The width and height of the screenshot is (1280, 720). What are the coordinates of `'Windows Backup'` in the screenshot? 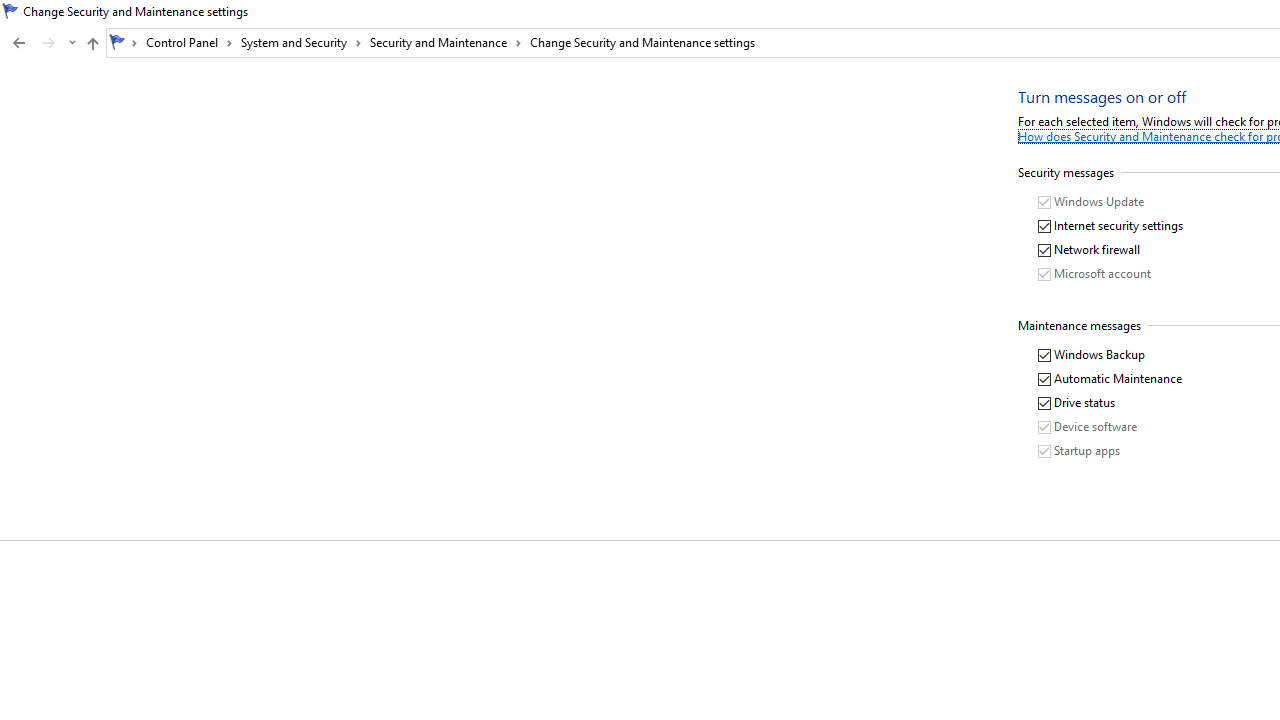 It's located at (1091, 354).